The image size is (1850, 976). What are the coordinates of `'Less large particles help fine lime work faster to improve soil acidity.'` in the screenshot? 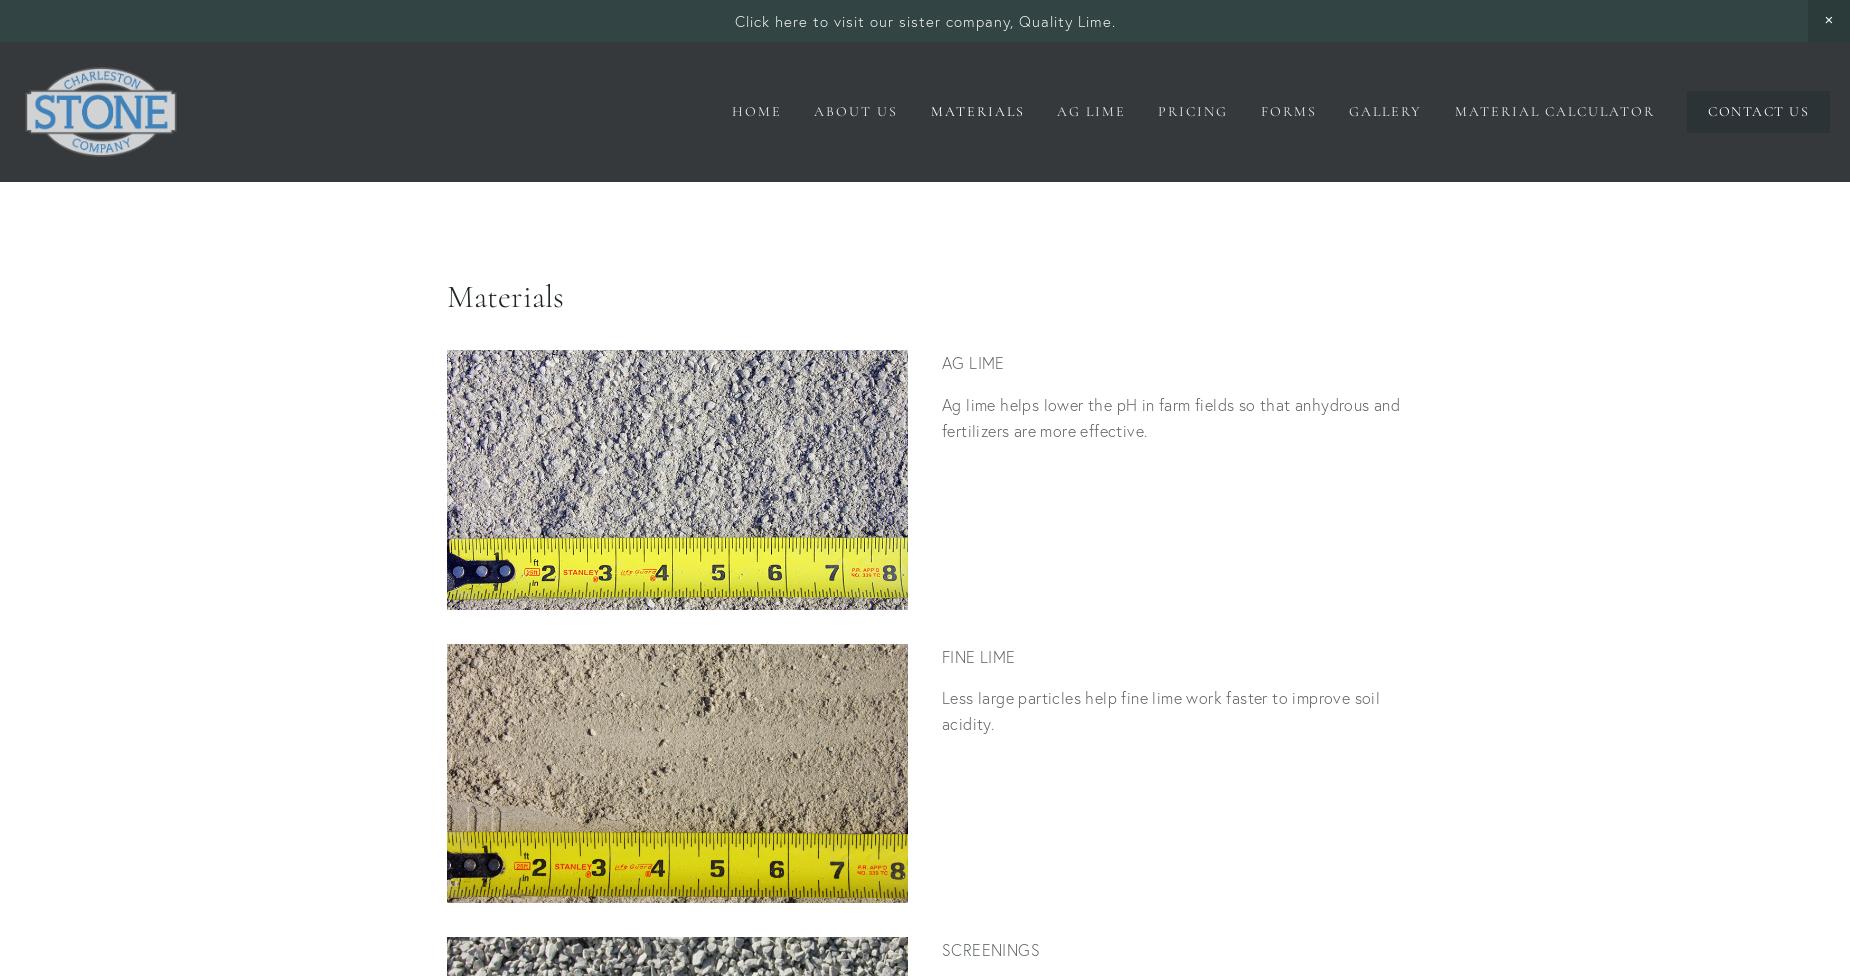 It's located at (941, 709).